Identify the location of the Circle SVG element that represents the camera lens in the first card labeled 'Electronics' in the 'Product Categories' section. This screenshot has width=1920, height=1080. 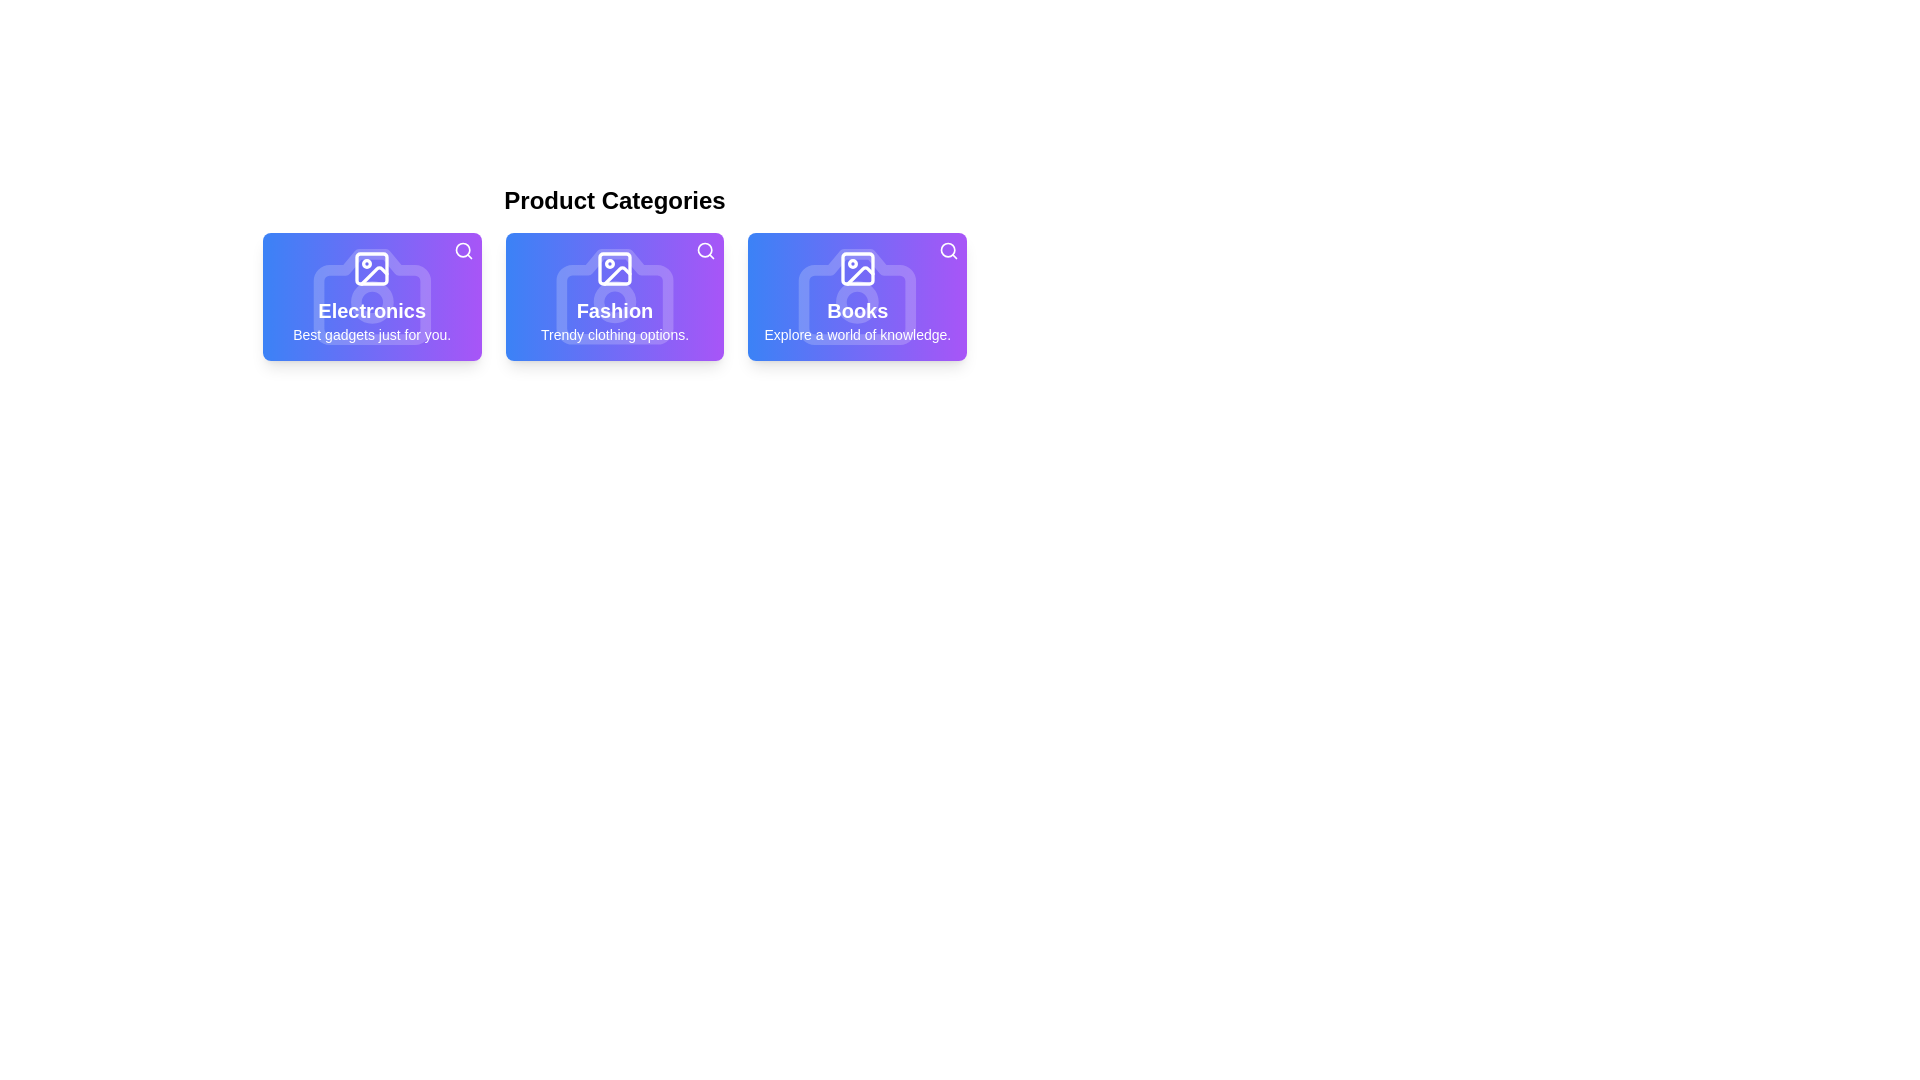
(372, 302).